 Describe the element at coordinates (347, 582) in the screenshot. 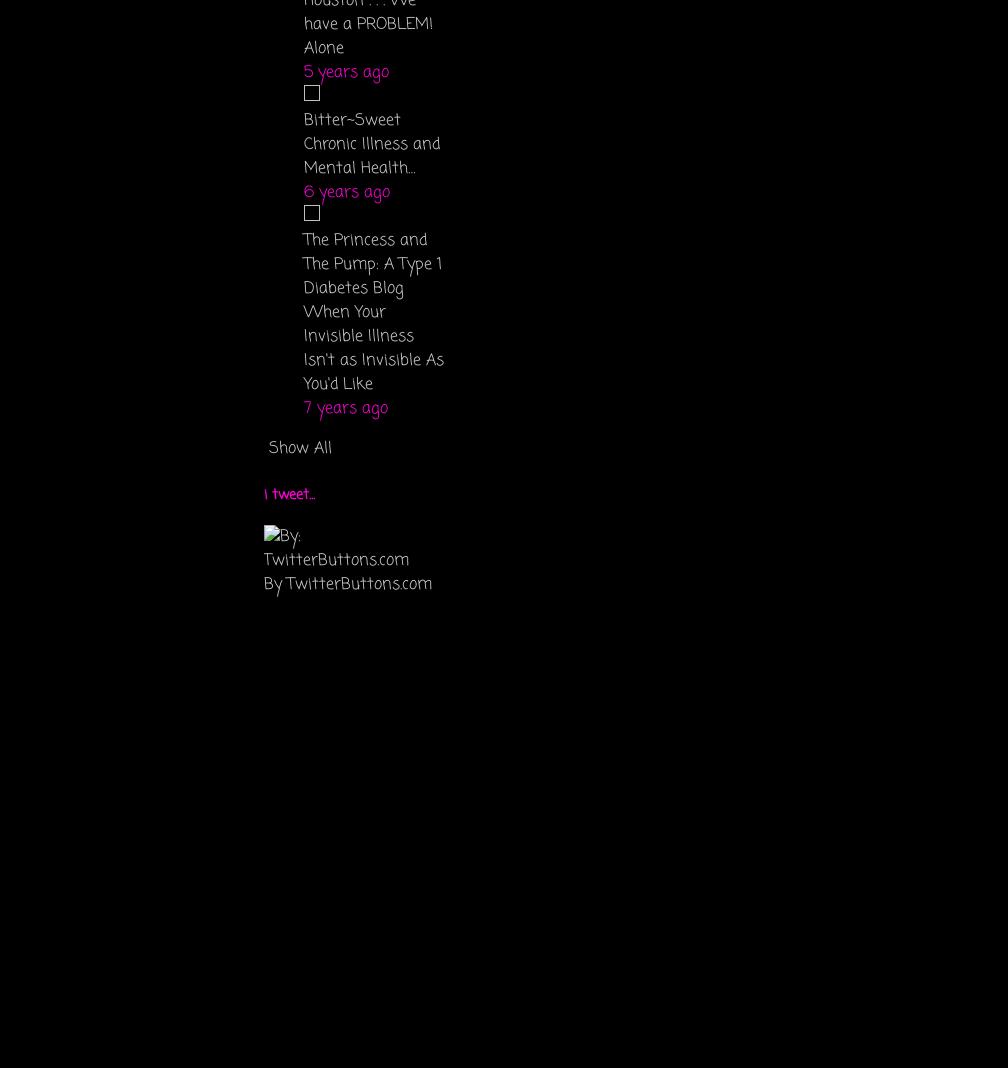

I see `'By TwitterButtons.com'` at that location.